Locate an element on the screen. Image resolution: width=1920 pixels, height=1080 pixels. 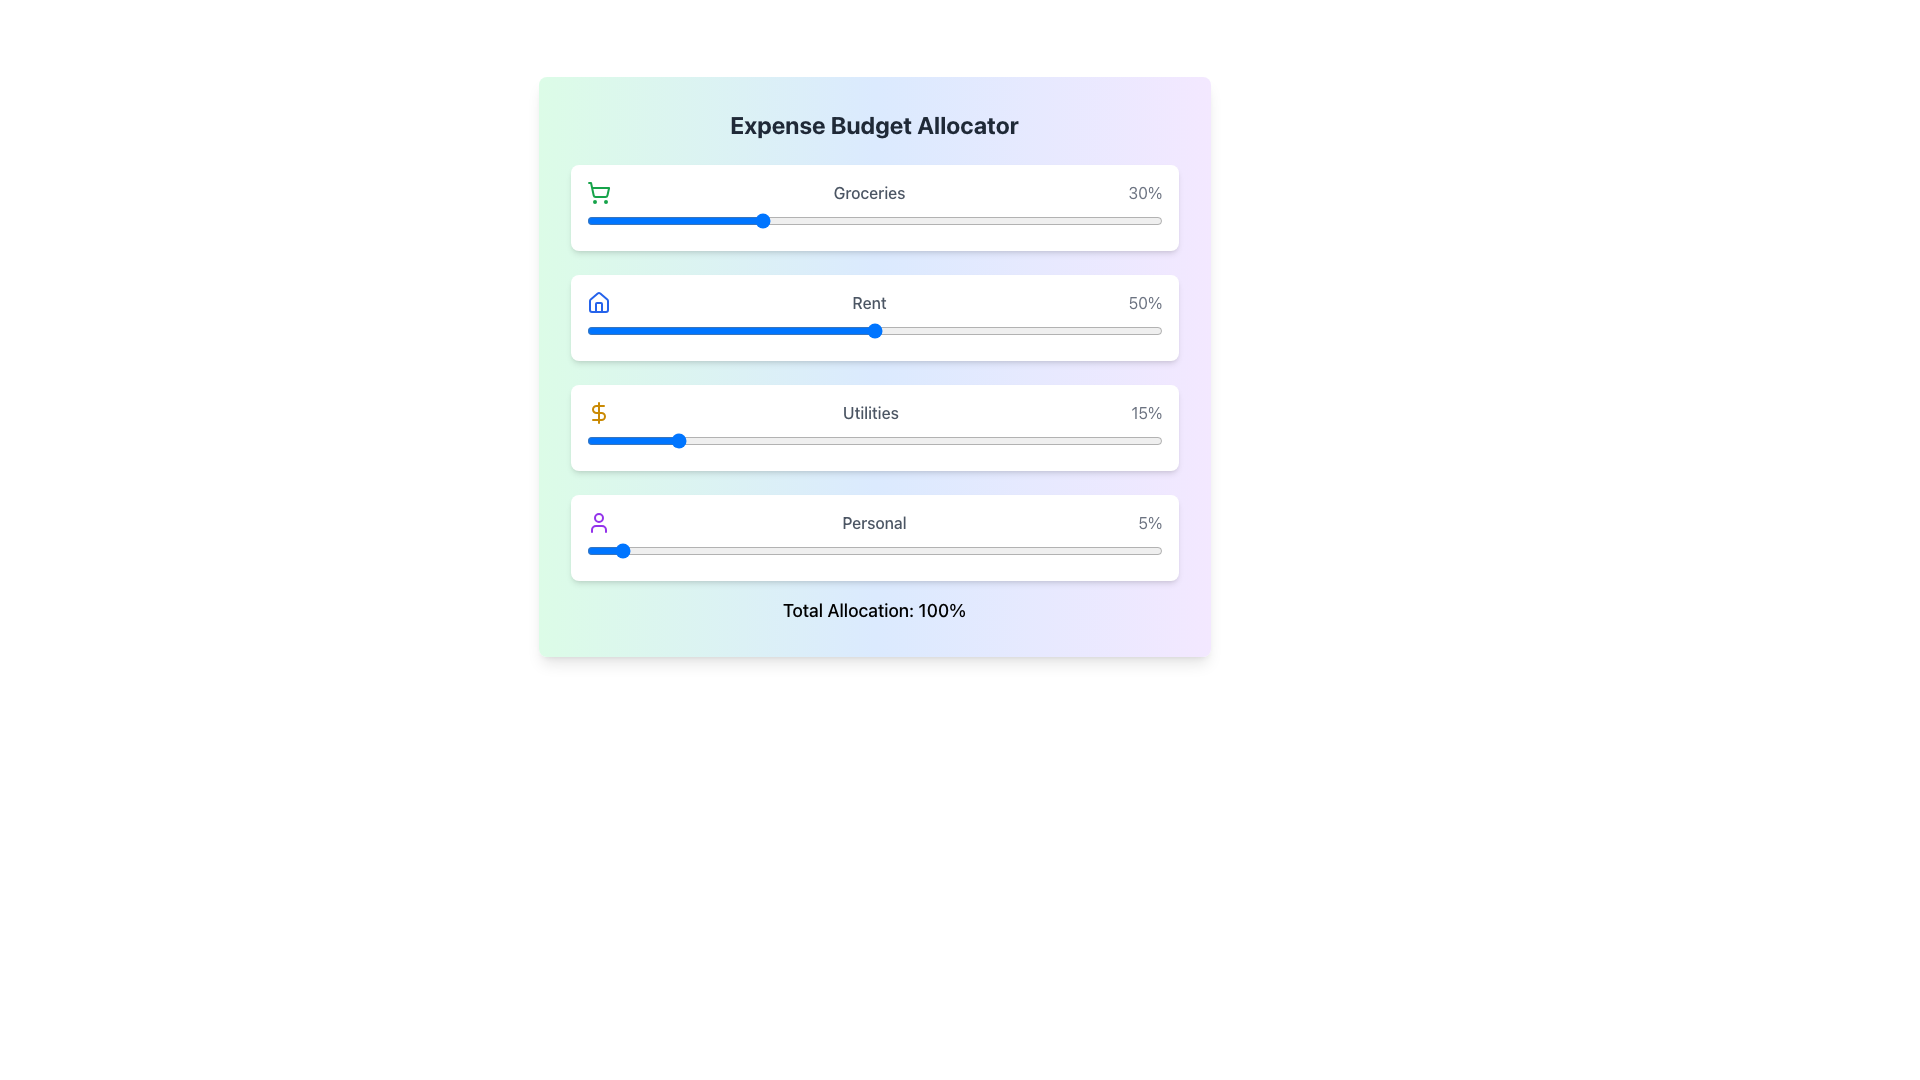
the allocation percentage for Groceries is located at coordinates (723, 220).